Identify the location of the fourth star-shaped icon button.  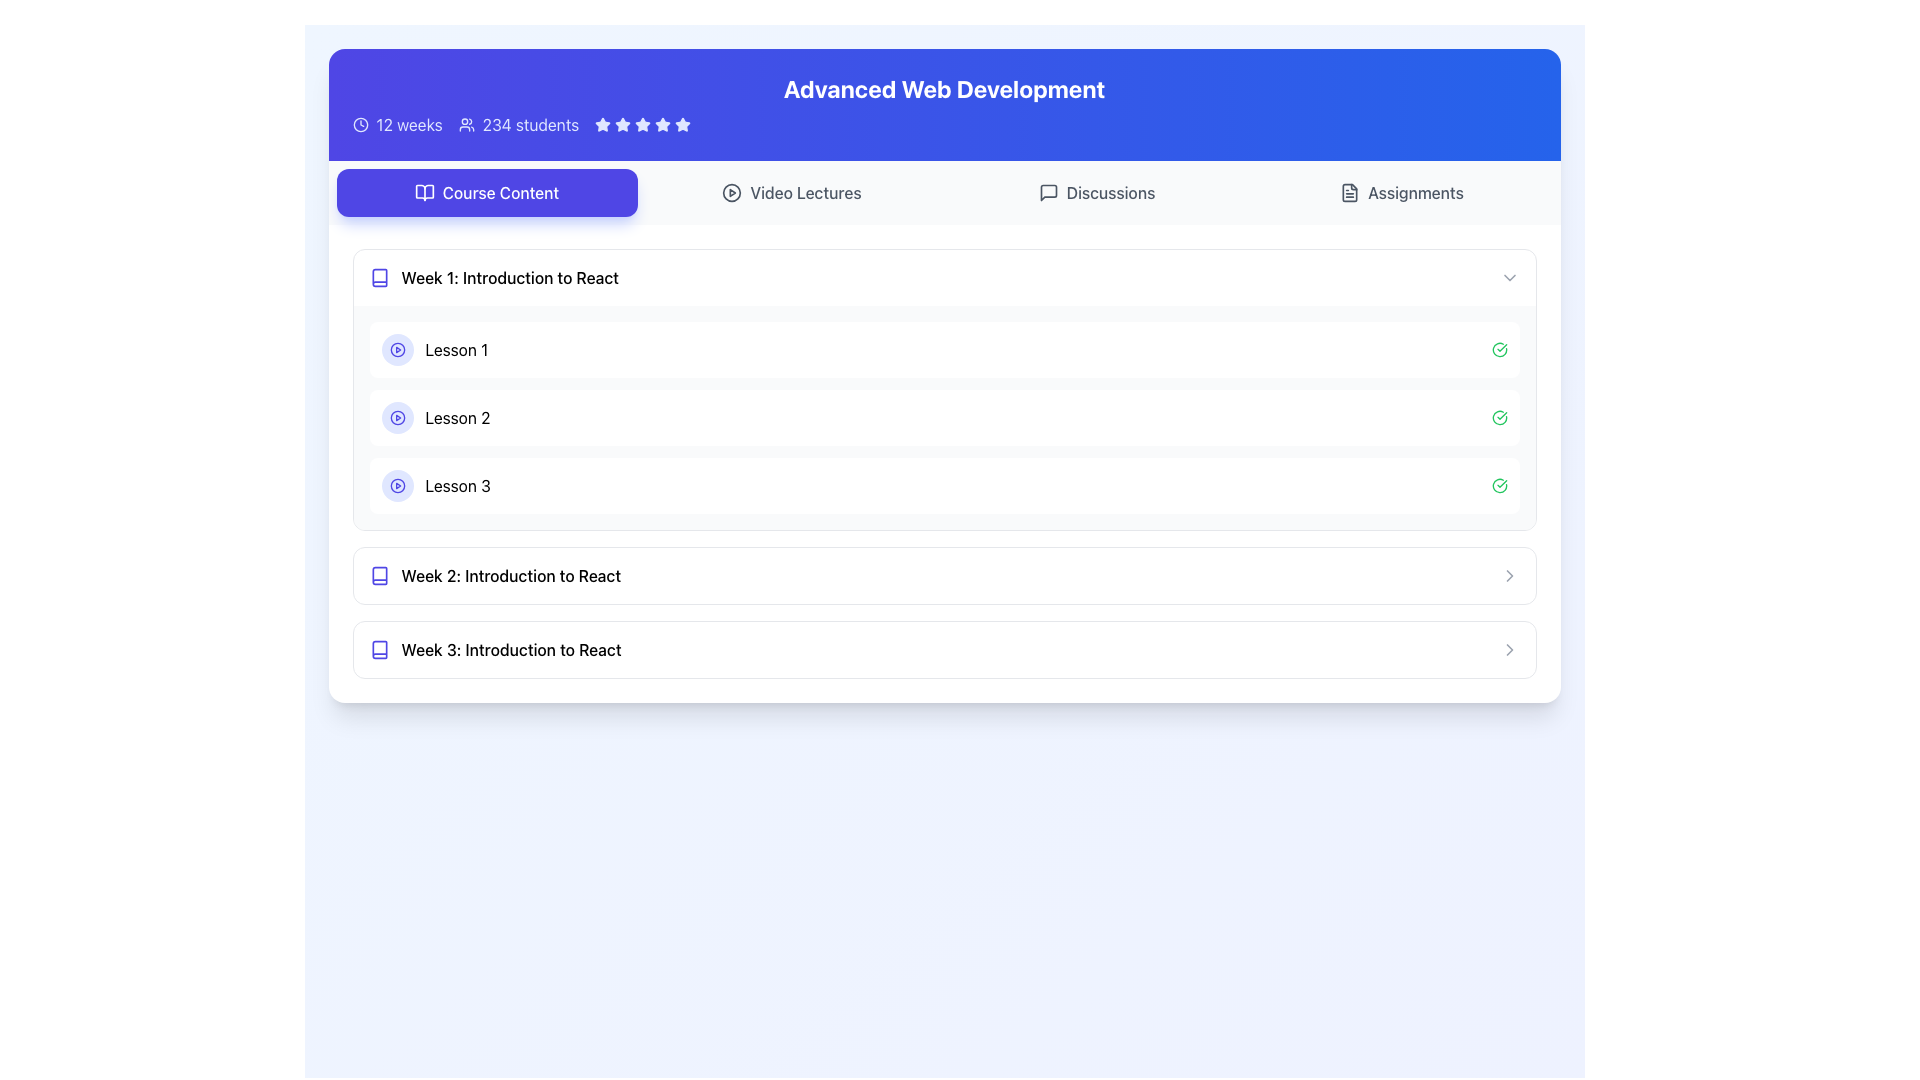
(643, 124).